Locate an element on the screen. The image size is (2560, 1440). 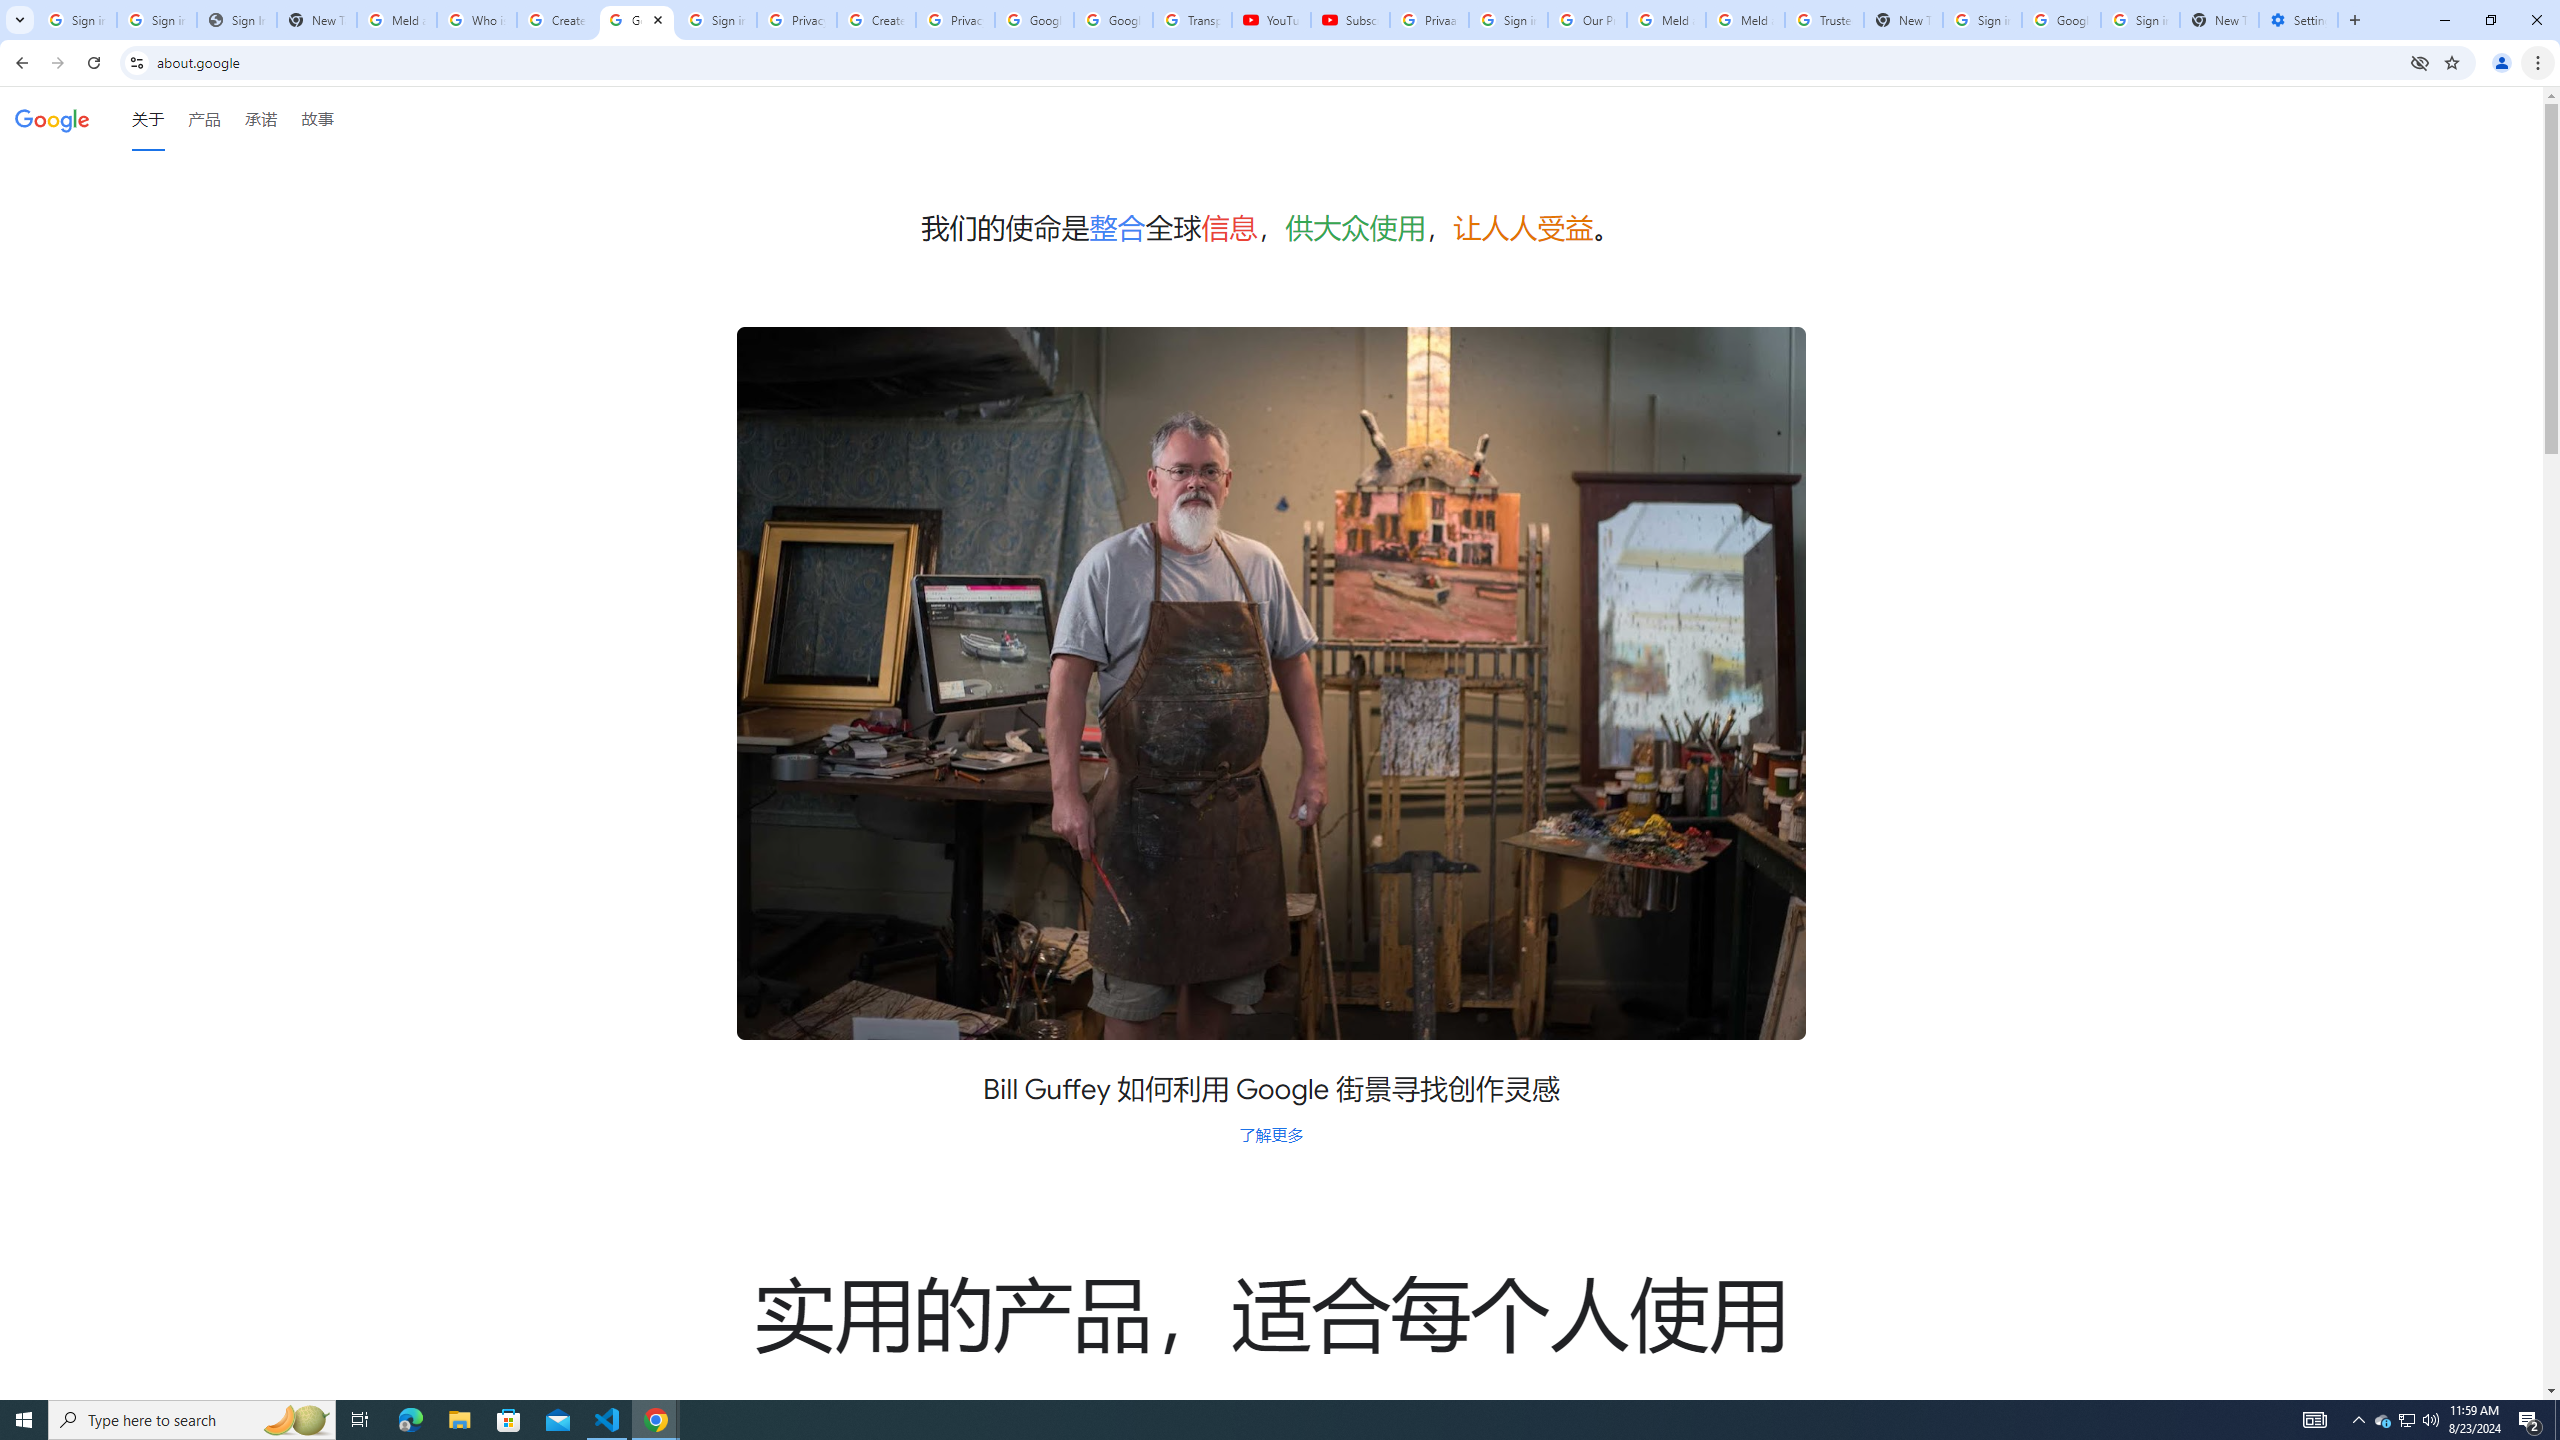
'Who is my administrator? - Google Account Help' is located at coordinates (476, 19).